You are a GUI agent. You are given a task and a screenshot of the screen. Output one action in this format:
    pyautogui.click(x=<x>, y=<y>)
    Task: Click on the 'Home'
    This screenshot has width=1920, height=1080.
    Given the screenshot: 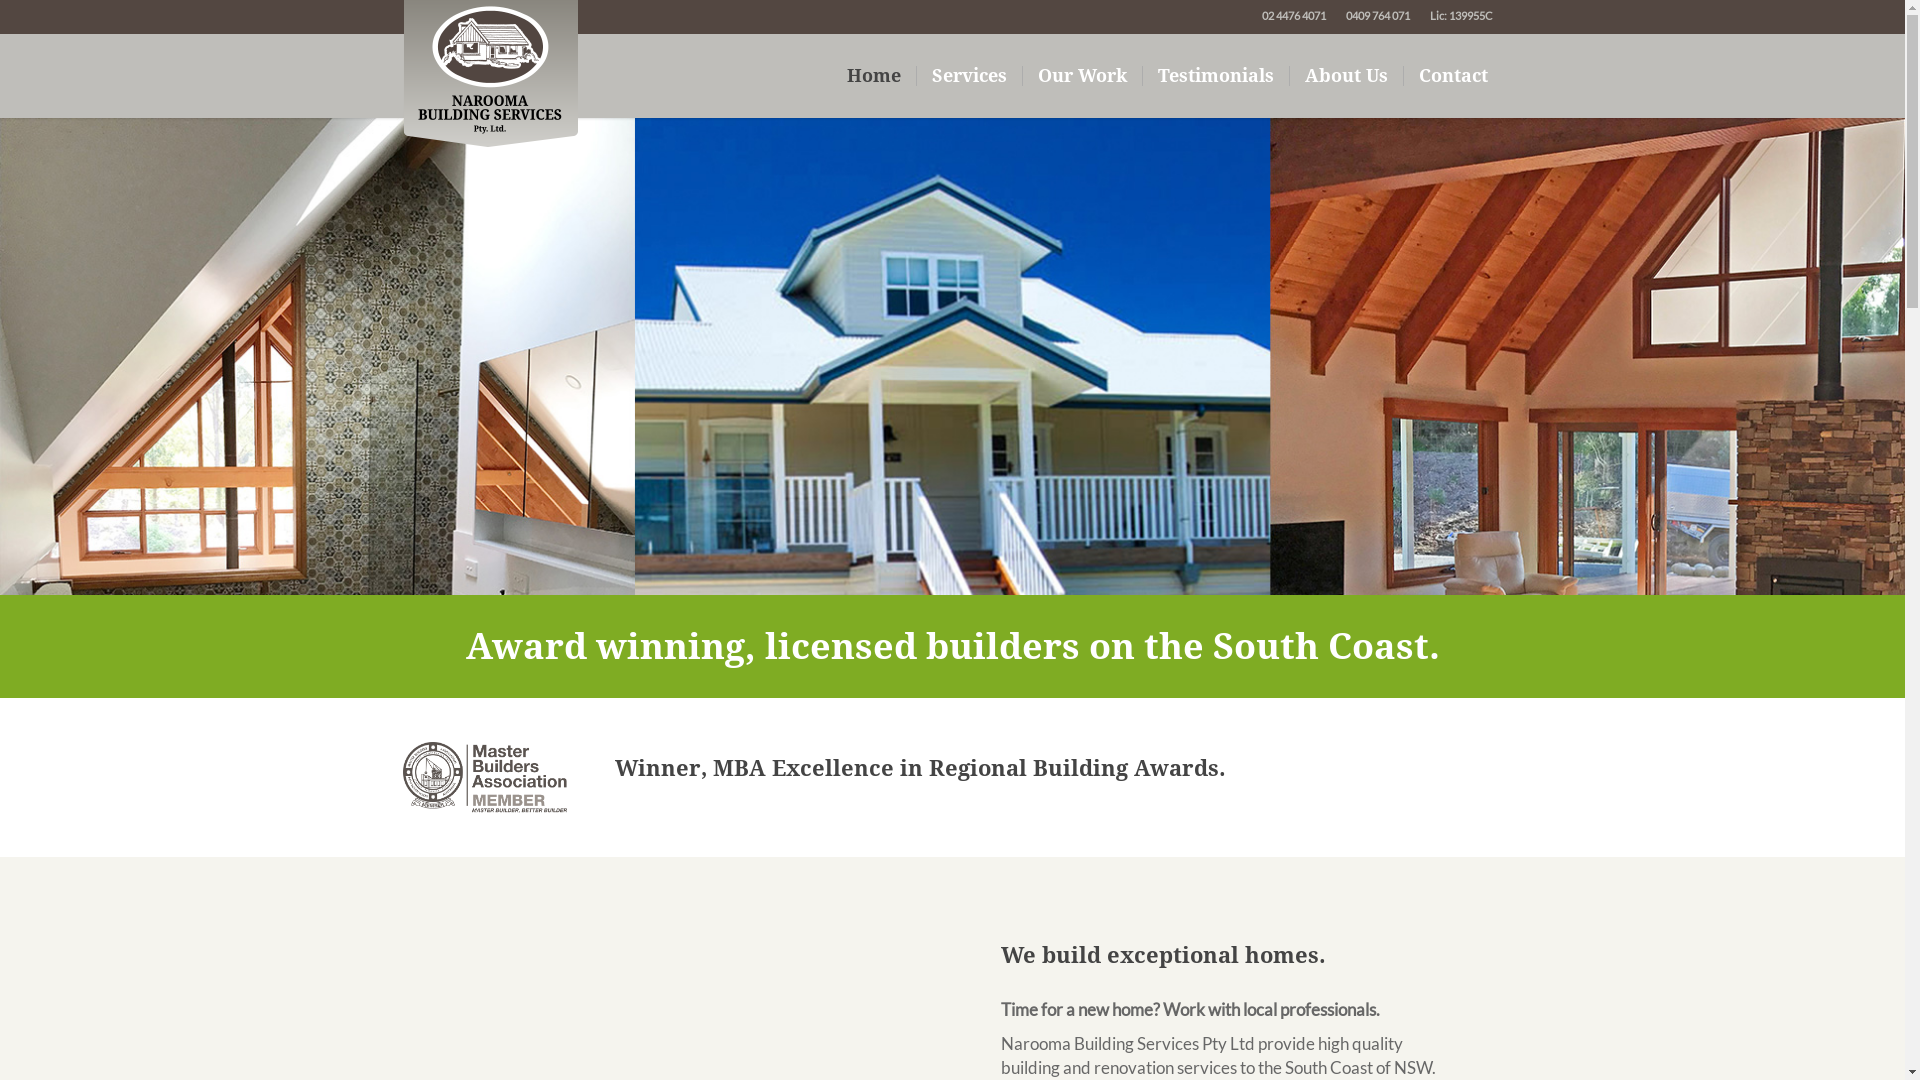 What is the action you would take?
    pyautogui.click(x=874, y=75)
    